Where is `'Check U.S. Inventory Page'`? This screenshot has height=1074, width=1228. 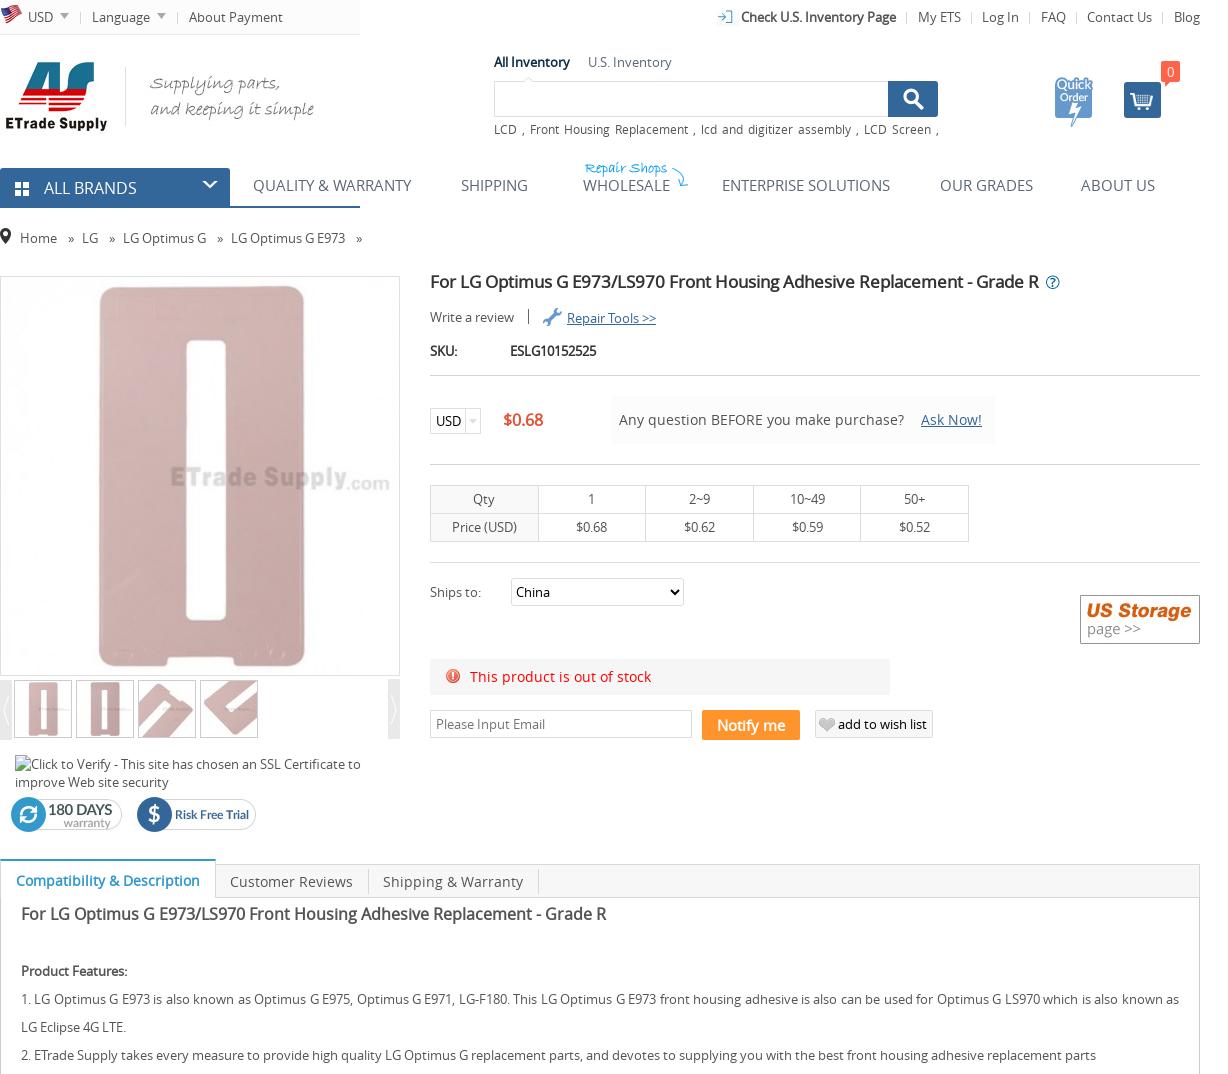 'Check U.S. Inventory Page' is located at coordinates (817, 15).